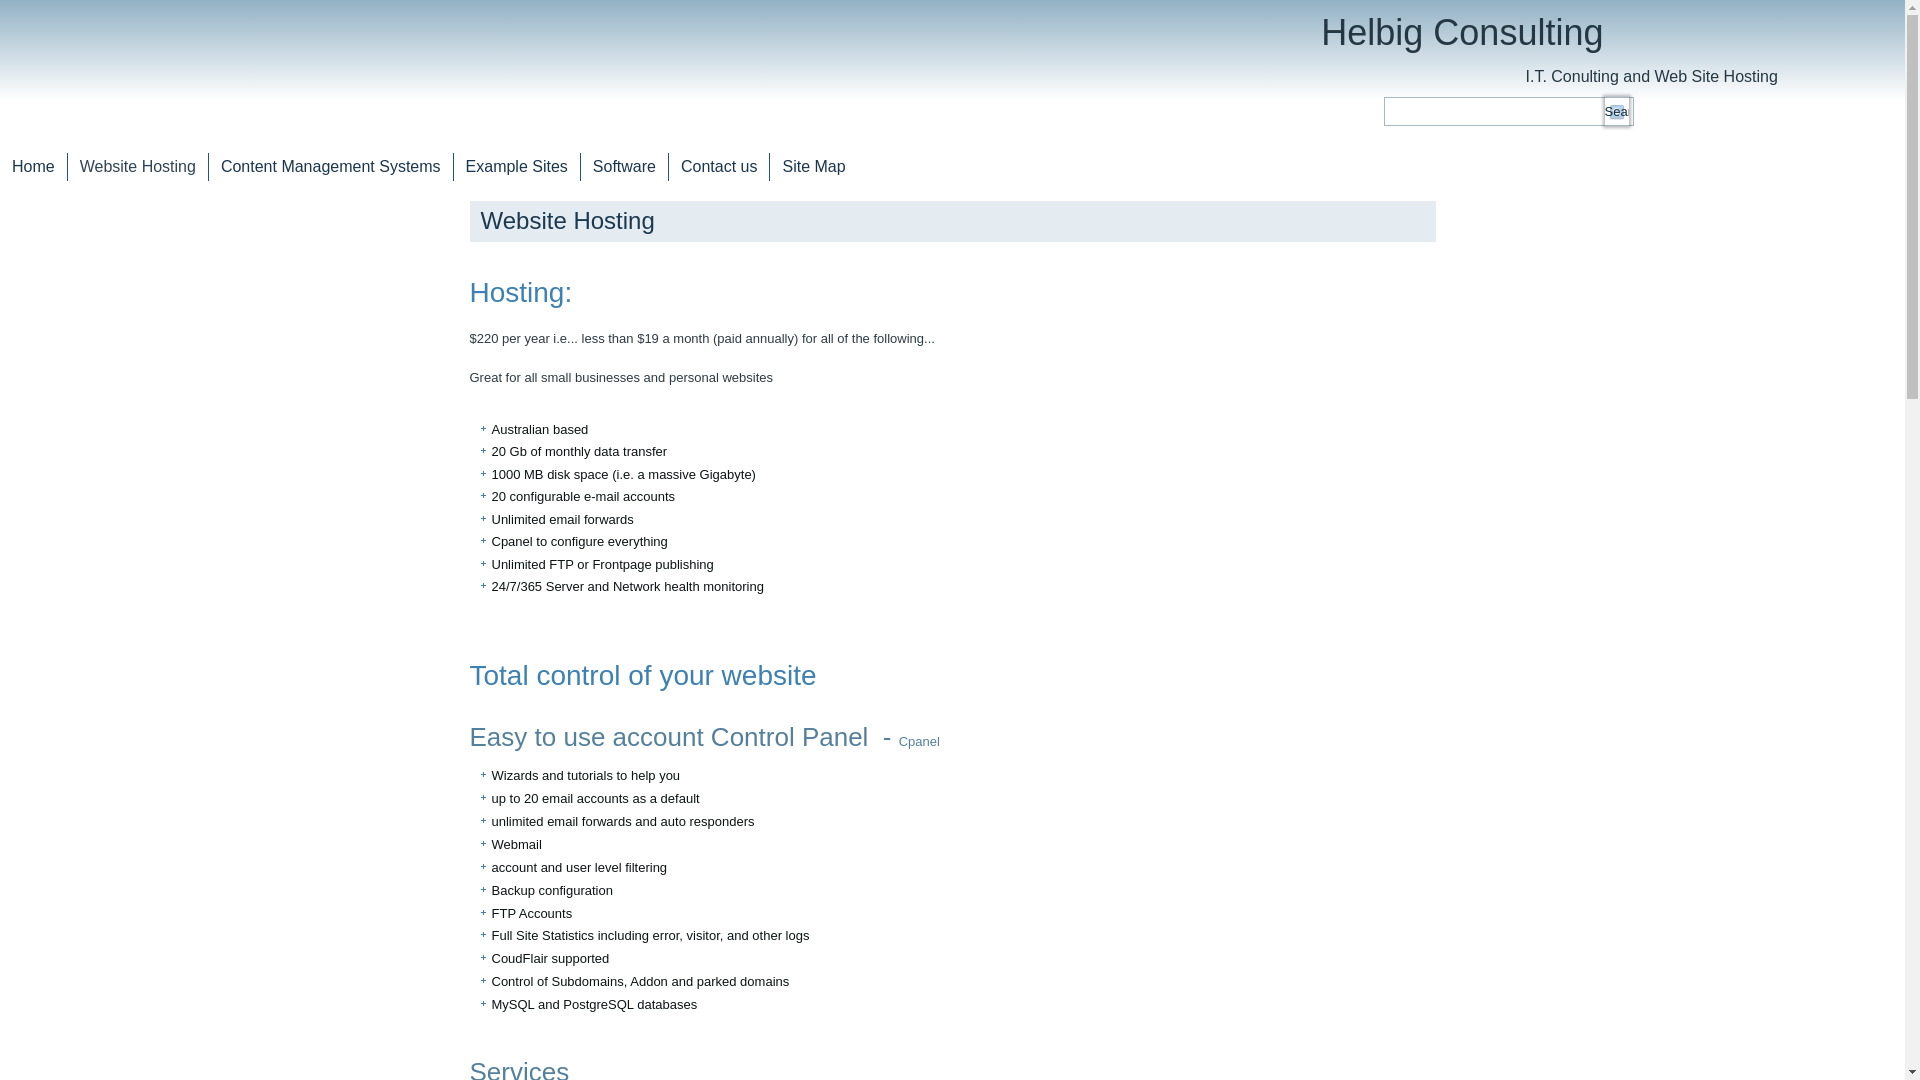 Image resolution: width=1920 pixels, height=1080 pixels. Describe the element at coordinates (331, 165) in the screenshot. I see `'Content Management Systems'` at that location.